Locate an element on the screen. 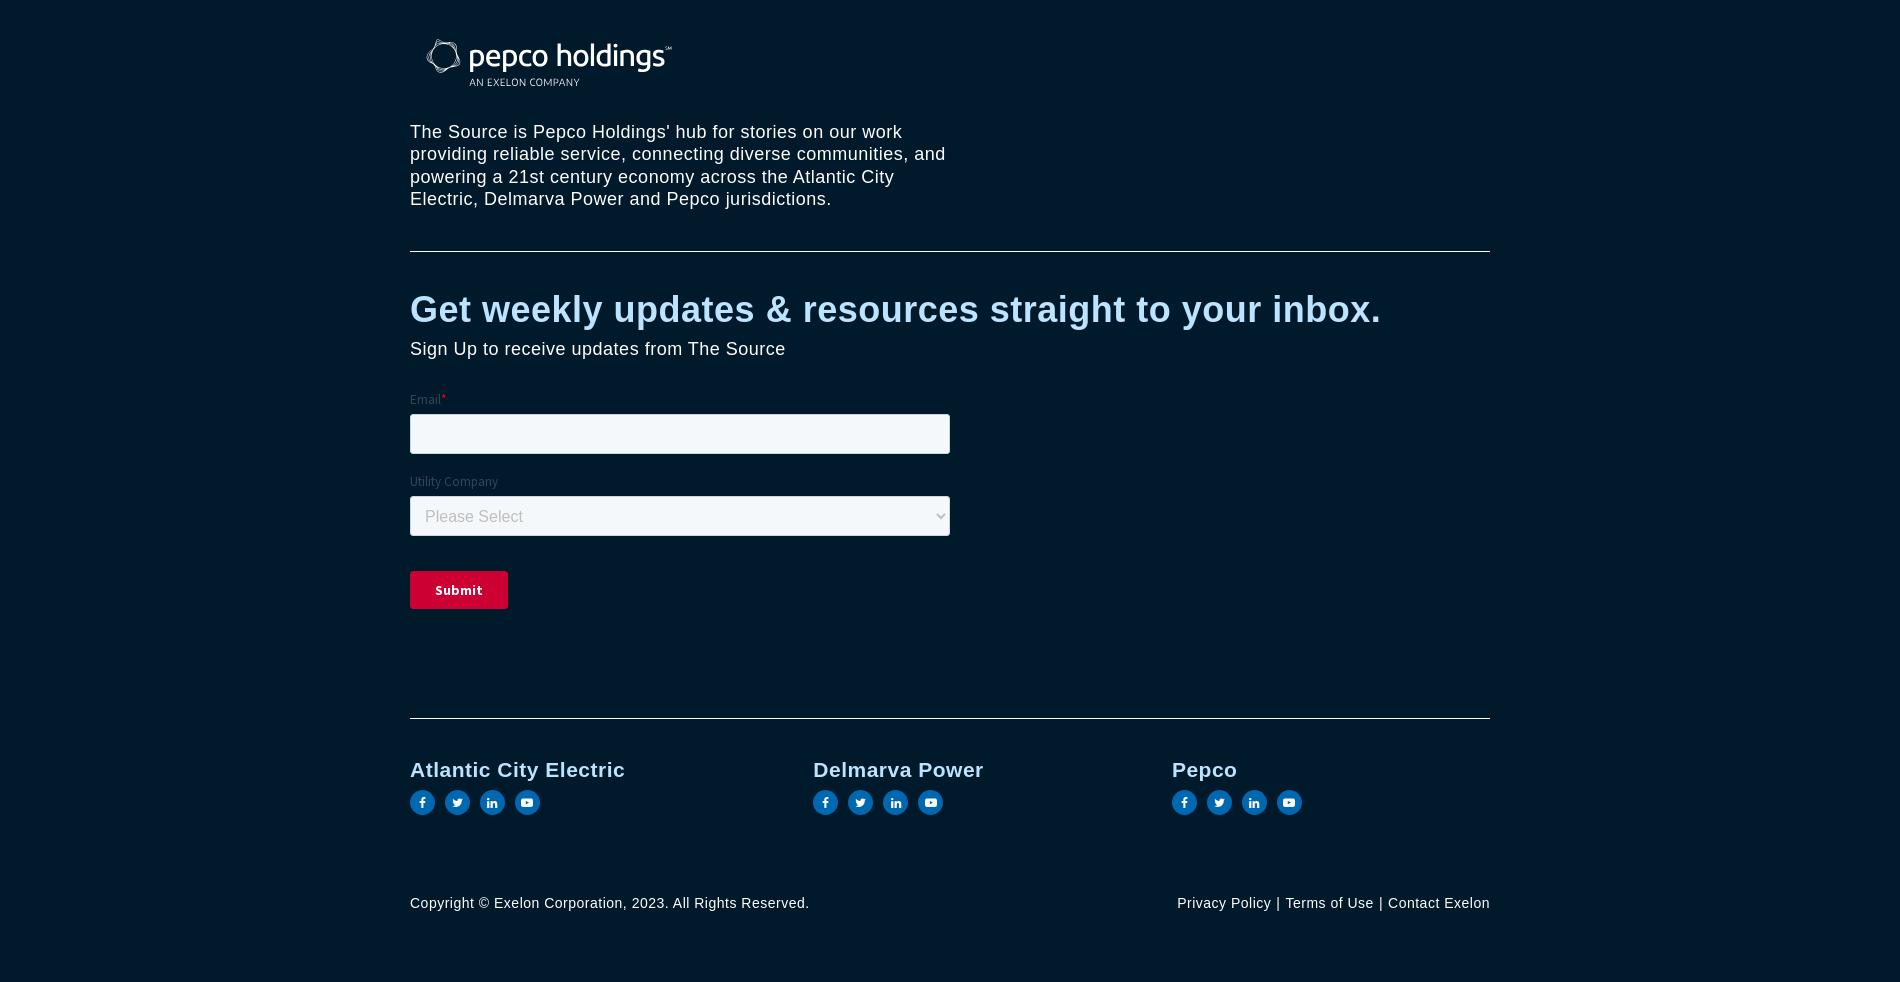 The width and height of the screenshot is (1900, 982). 'Atlantic City Electric' is located at coordinates (517, 769).